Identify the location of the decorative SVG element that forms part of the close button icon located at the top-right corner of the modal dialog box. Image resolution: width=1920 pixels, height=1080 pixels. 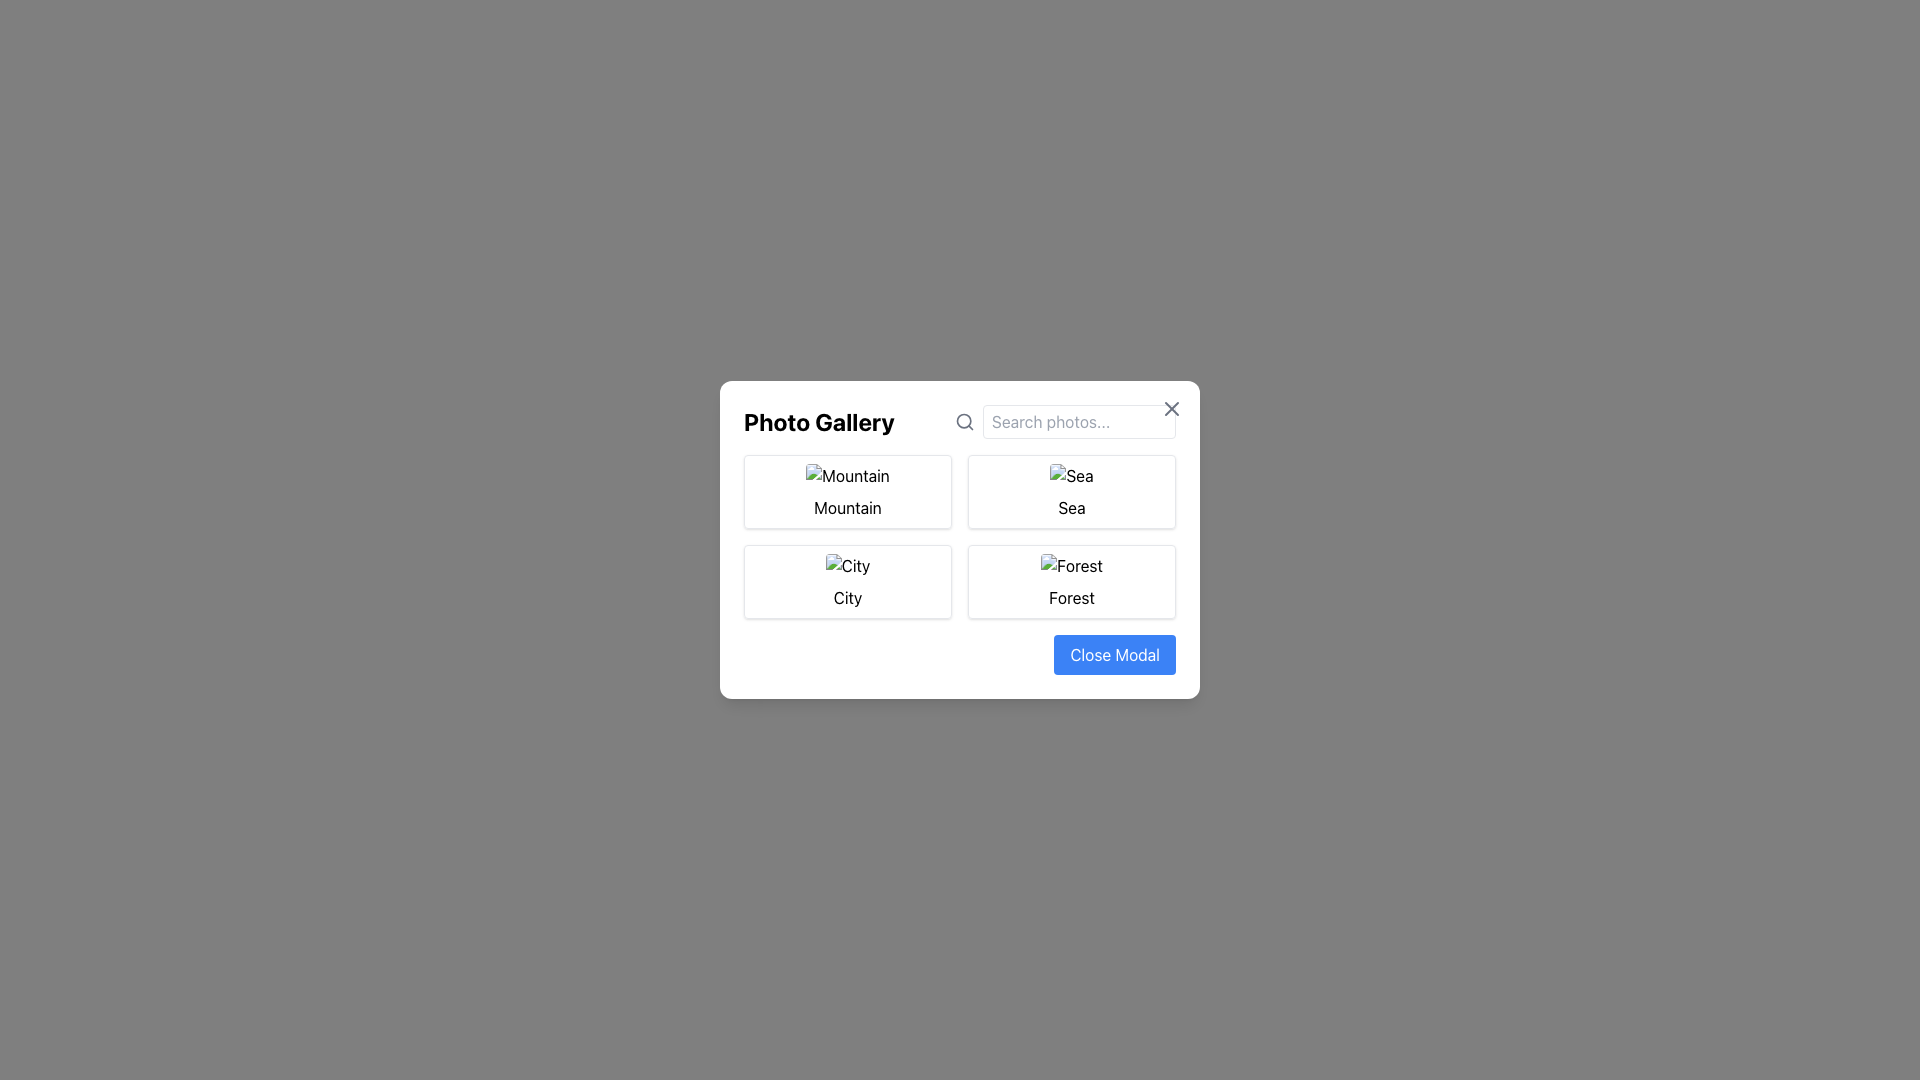
(1171, 407).